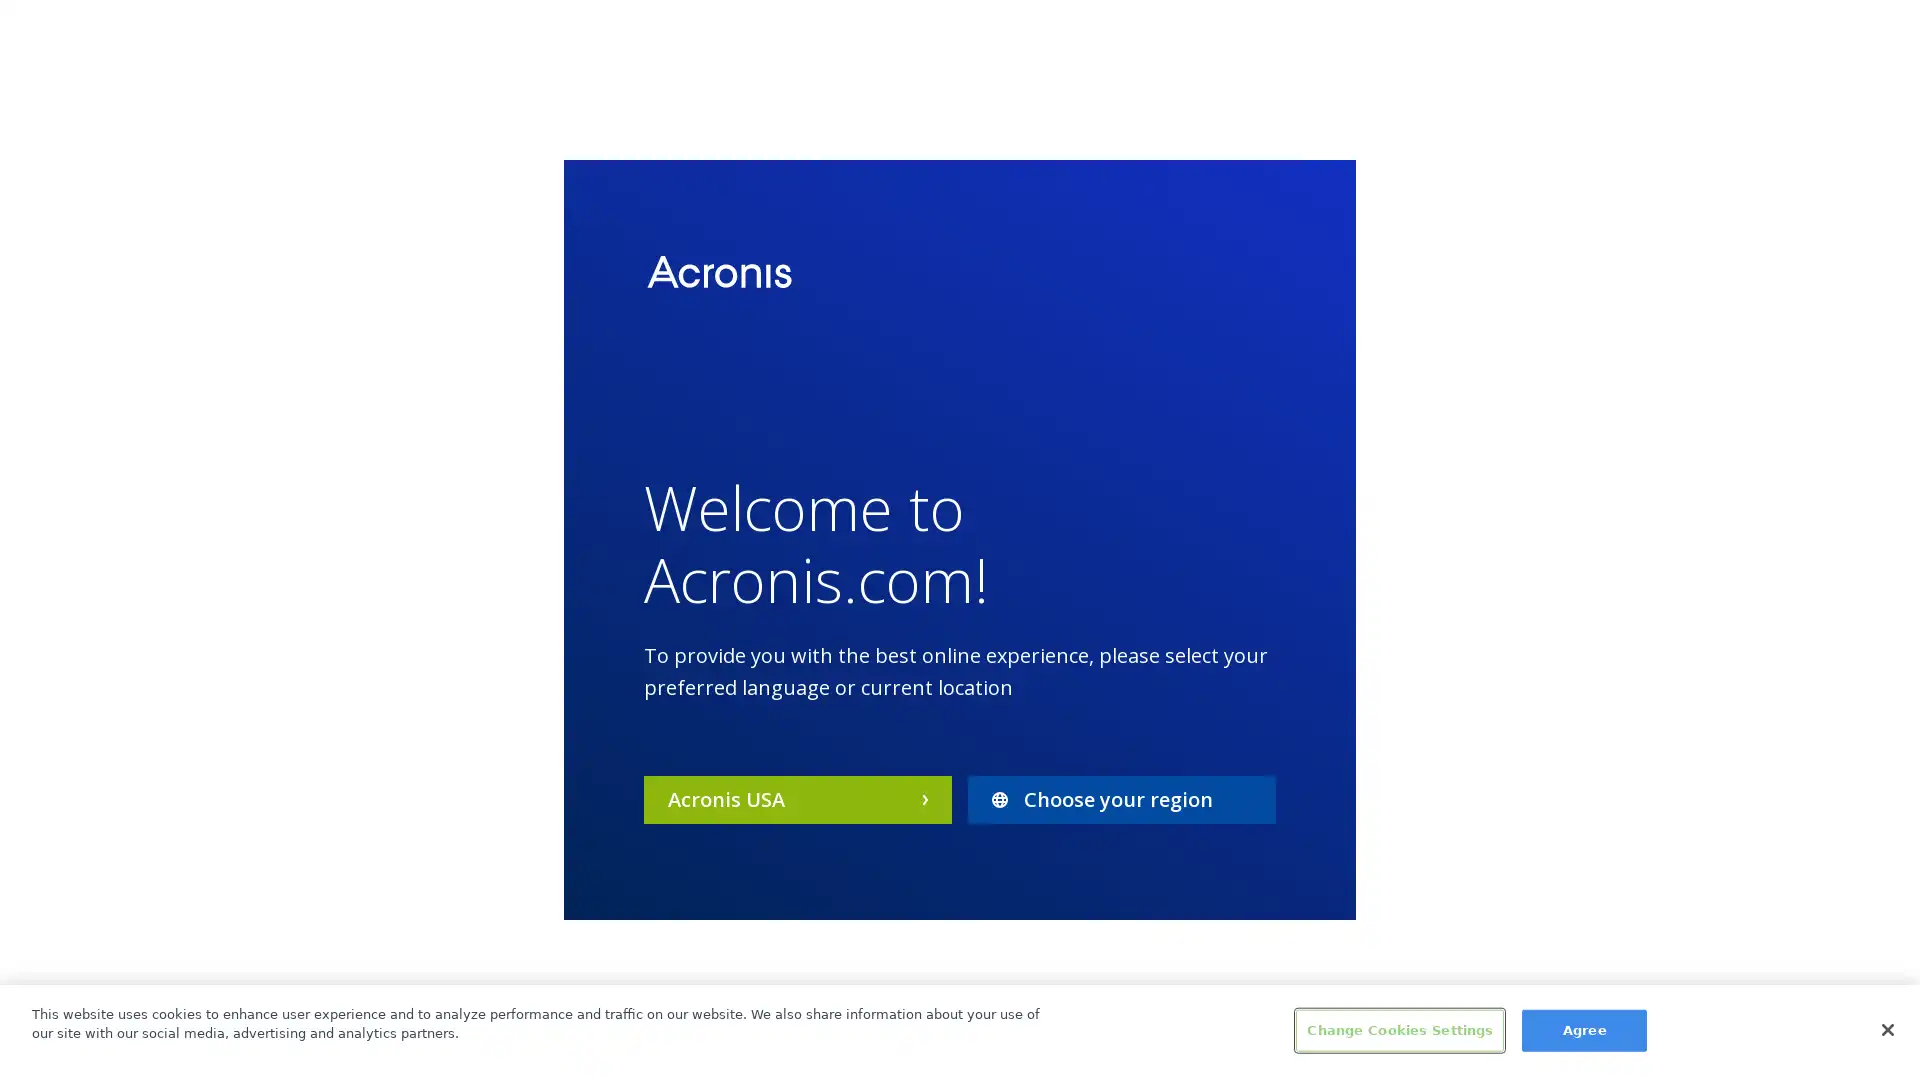  Describe the element at coordinates (1886, 1029) in the screenshot. I see `Close` at that location.